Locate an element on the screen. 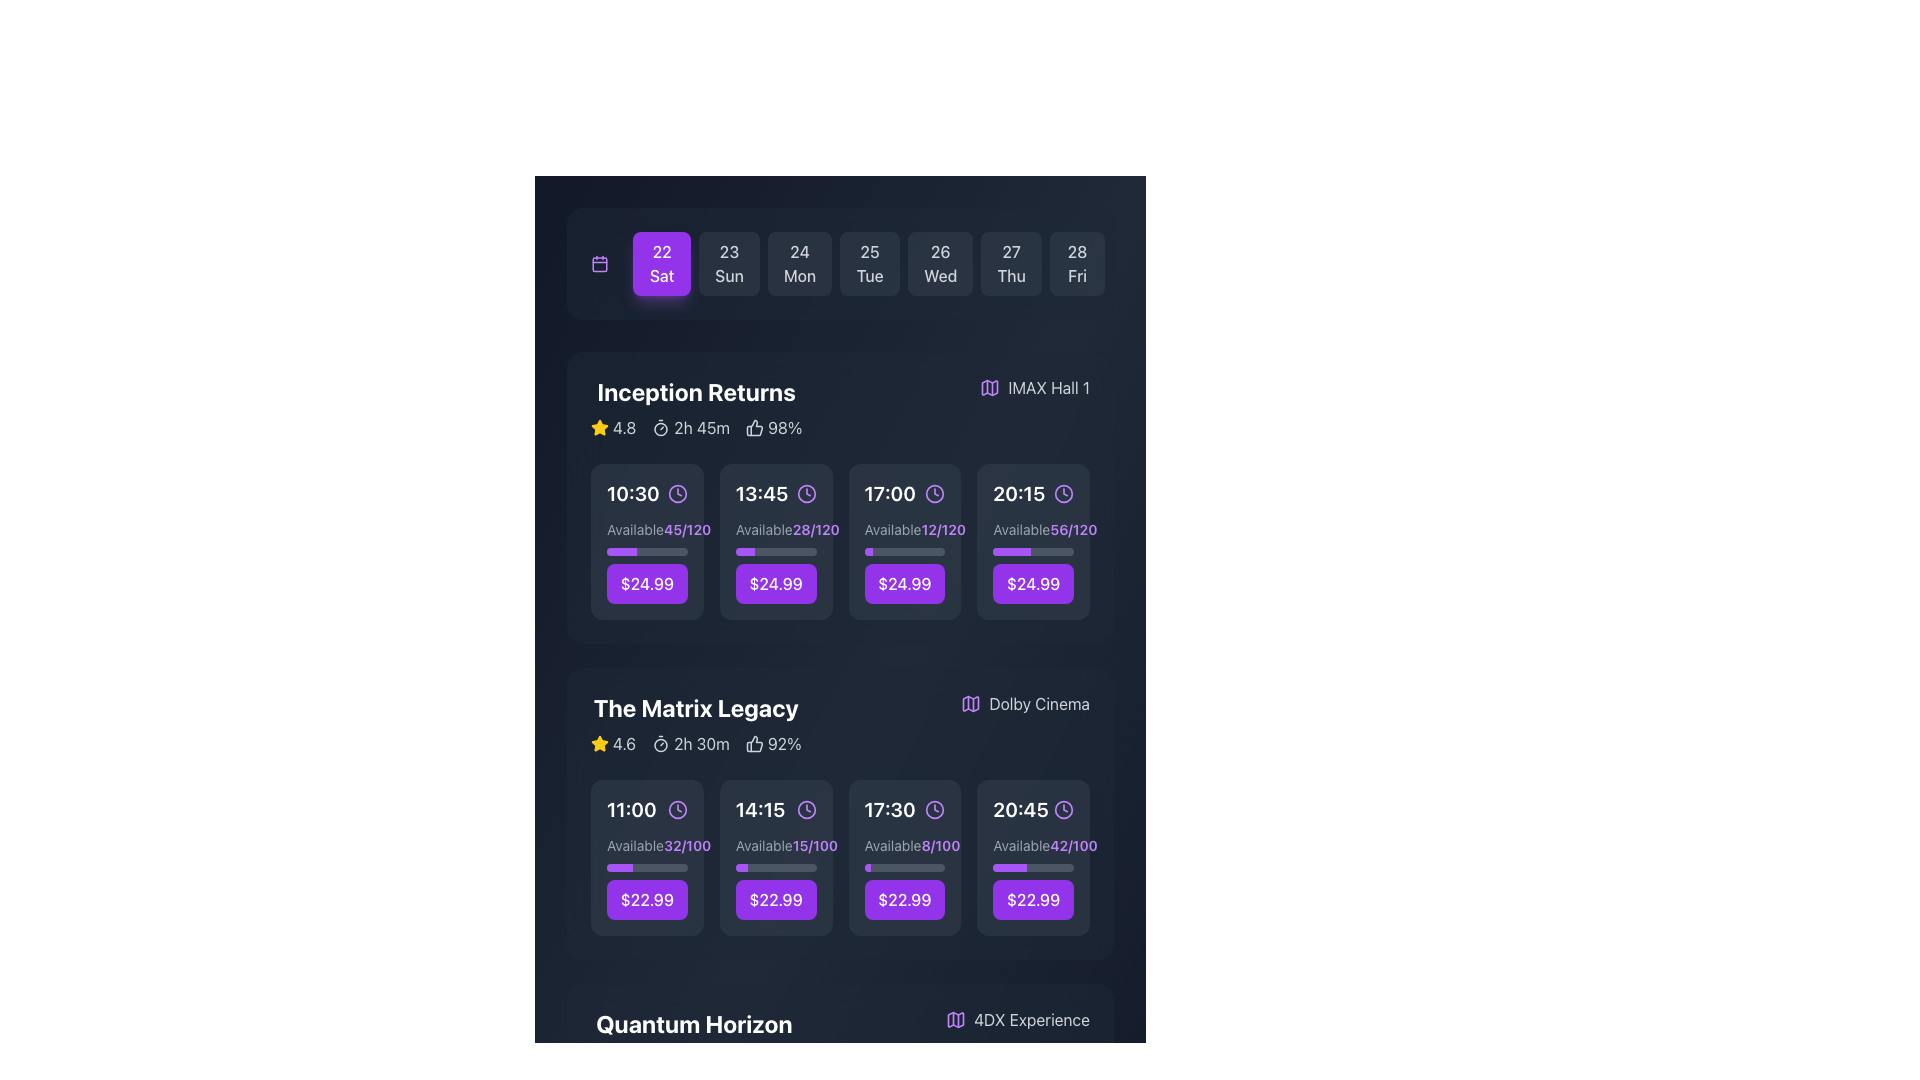  the yellow five-pointed star icon representing the 'rating' symbol in the 'Inception Returns' section, located above the showtime listings is located at coordinates (599, 743).